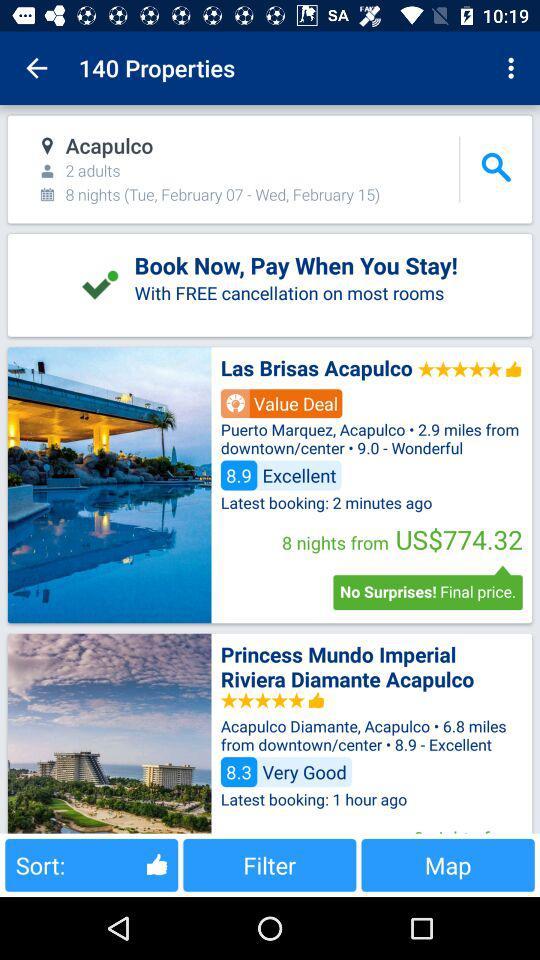  What do you see at coordinates (448, 864) in the screenshot?
I see `the button next to filter icon` at bounding box center [448, 864].